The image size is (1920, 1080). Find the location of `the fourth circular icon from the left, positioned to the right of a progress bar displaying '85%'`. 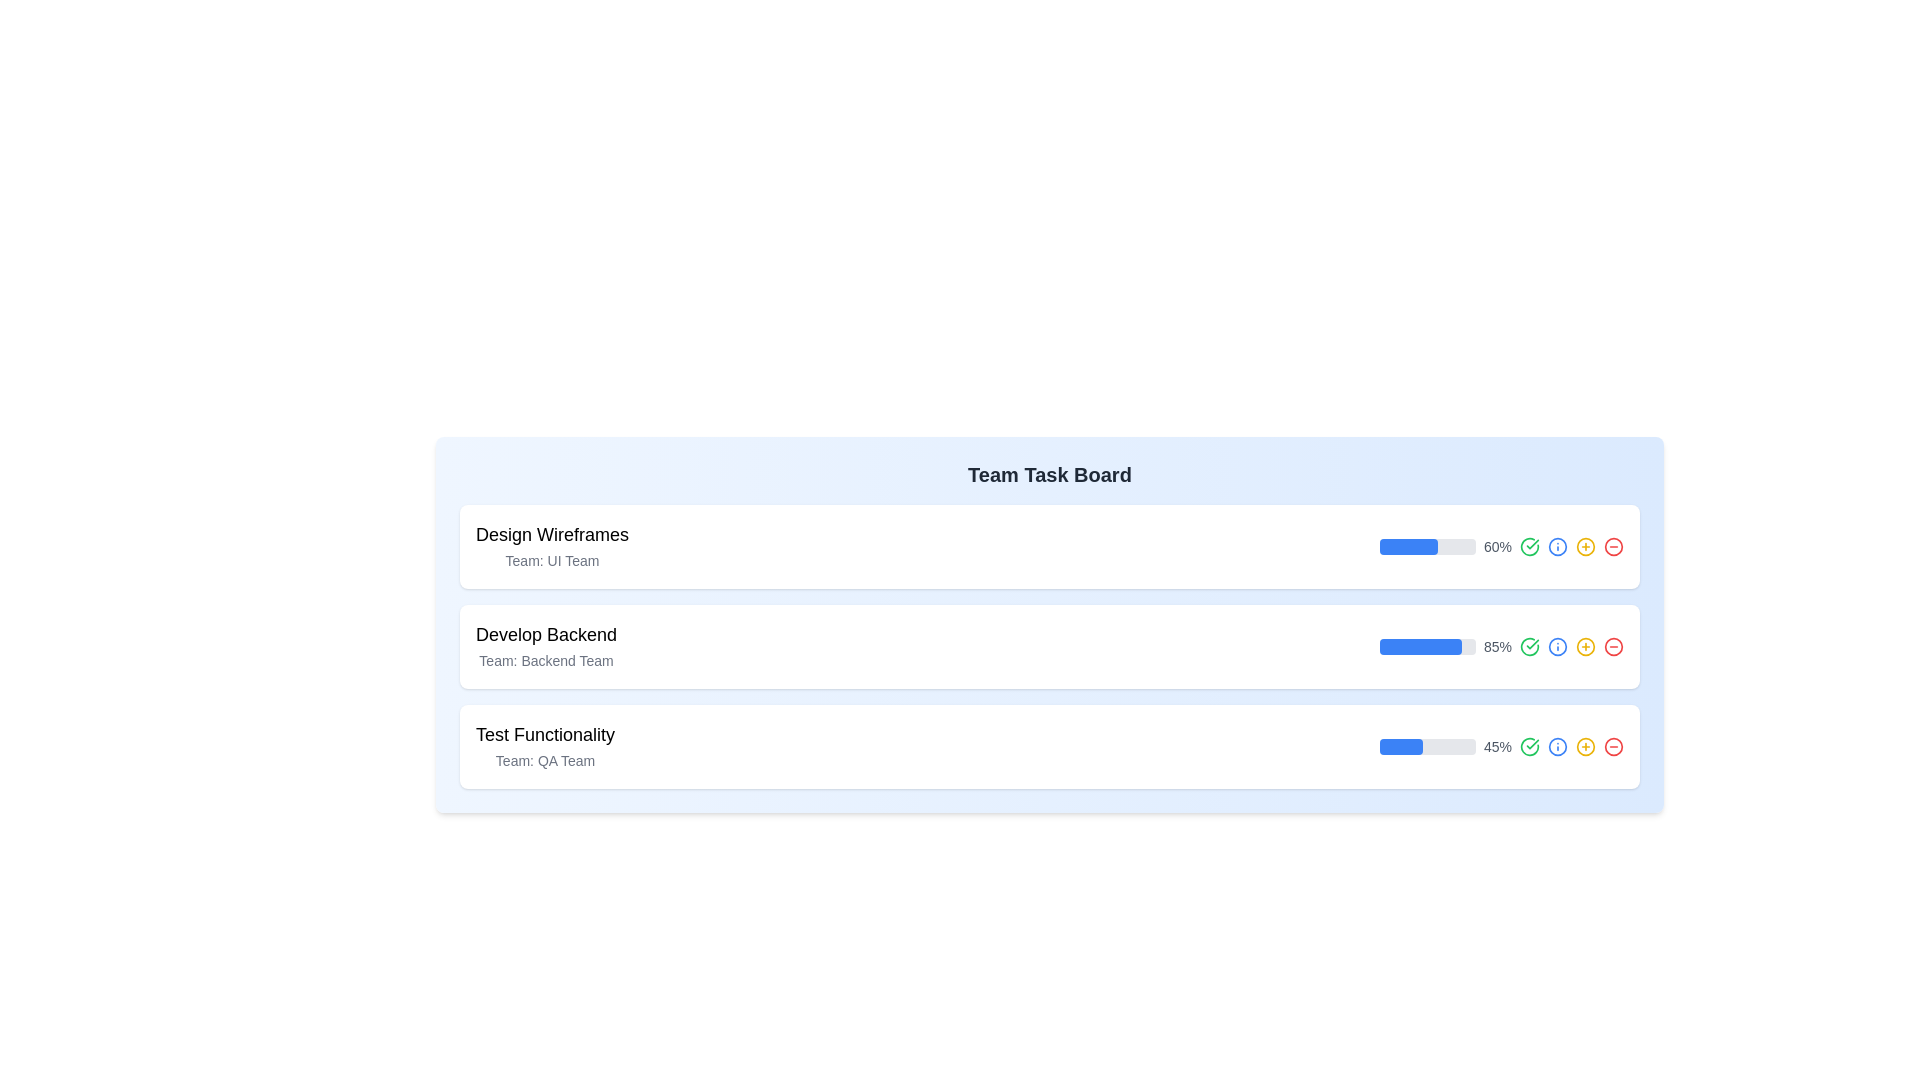

the fourth circular icon from the left, positioned to the right of a progress bar displaying '85%' is located at coordinates (1584, 647).